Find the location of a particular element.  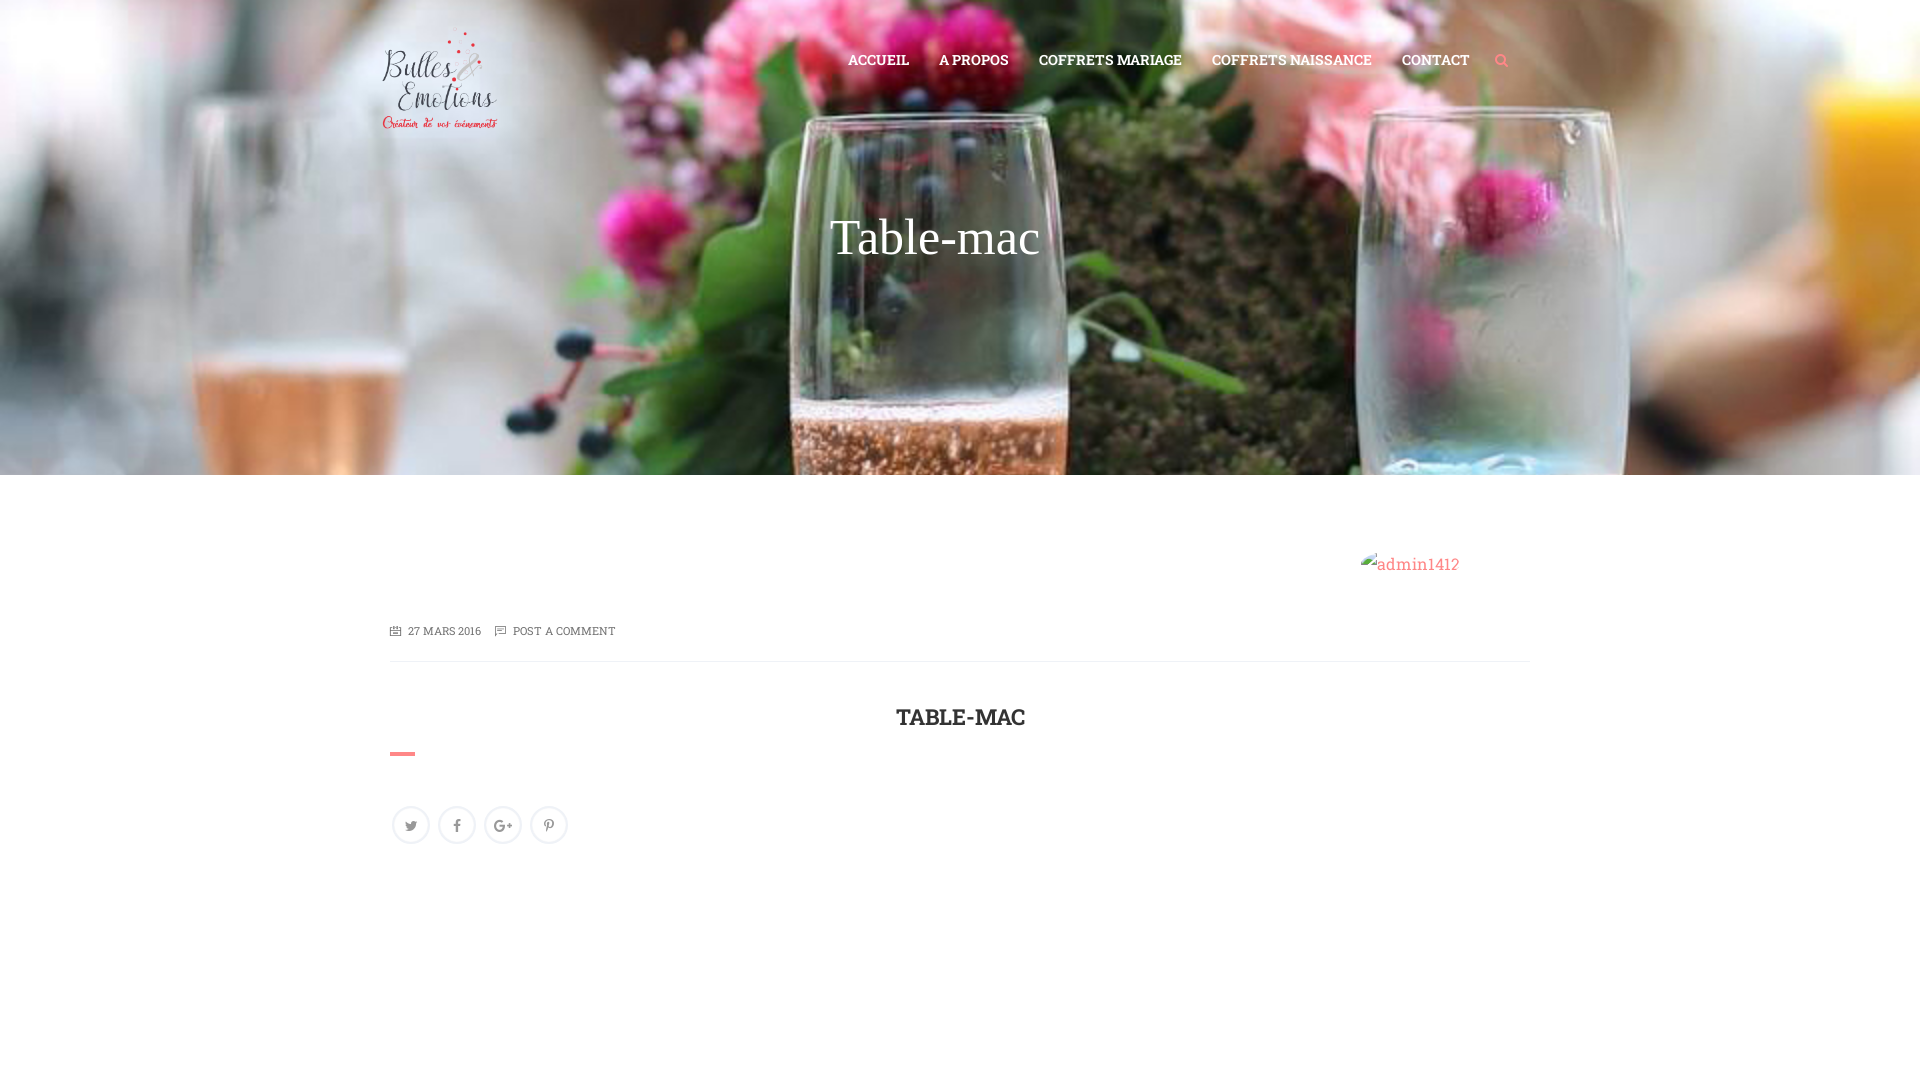

'Pinterest' is located at coordinates (548, 825).